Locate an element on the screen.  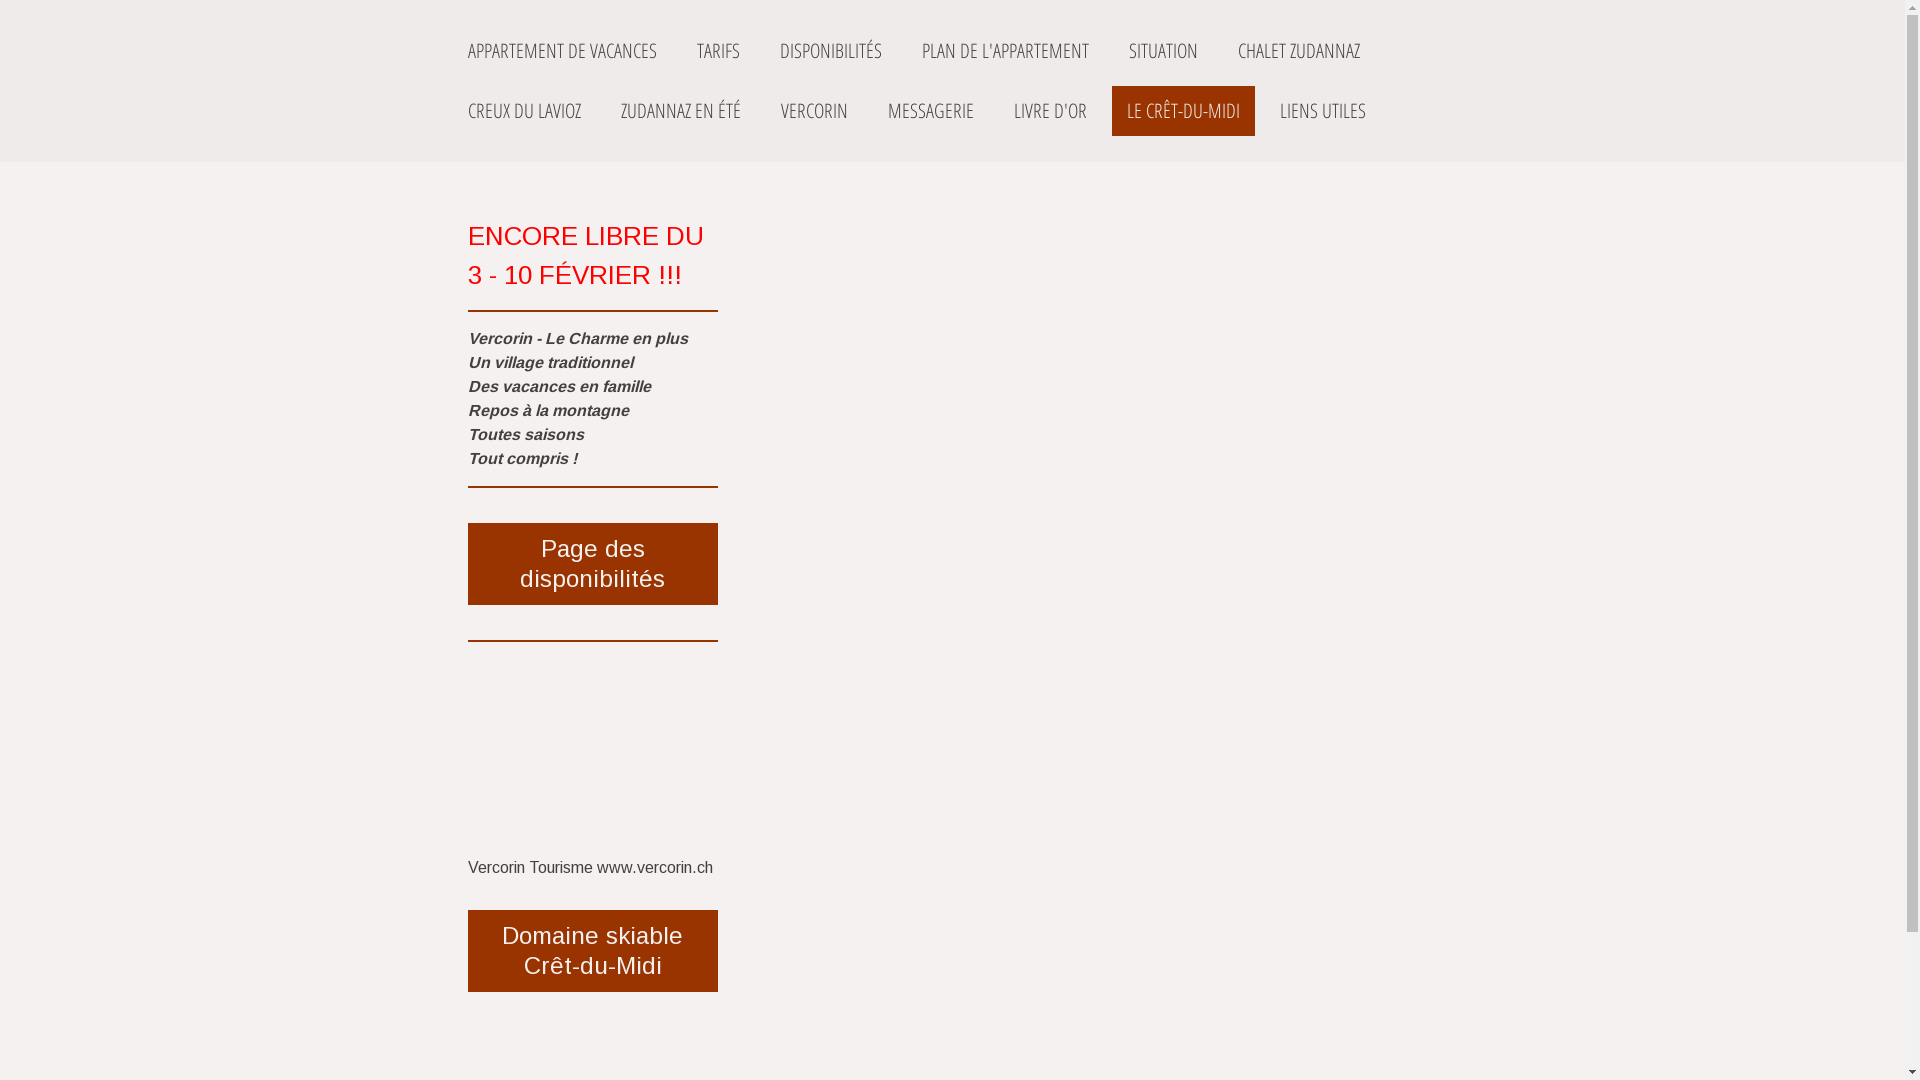
'SITUATION' is located at coordinates (1112, 49).